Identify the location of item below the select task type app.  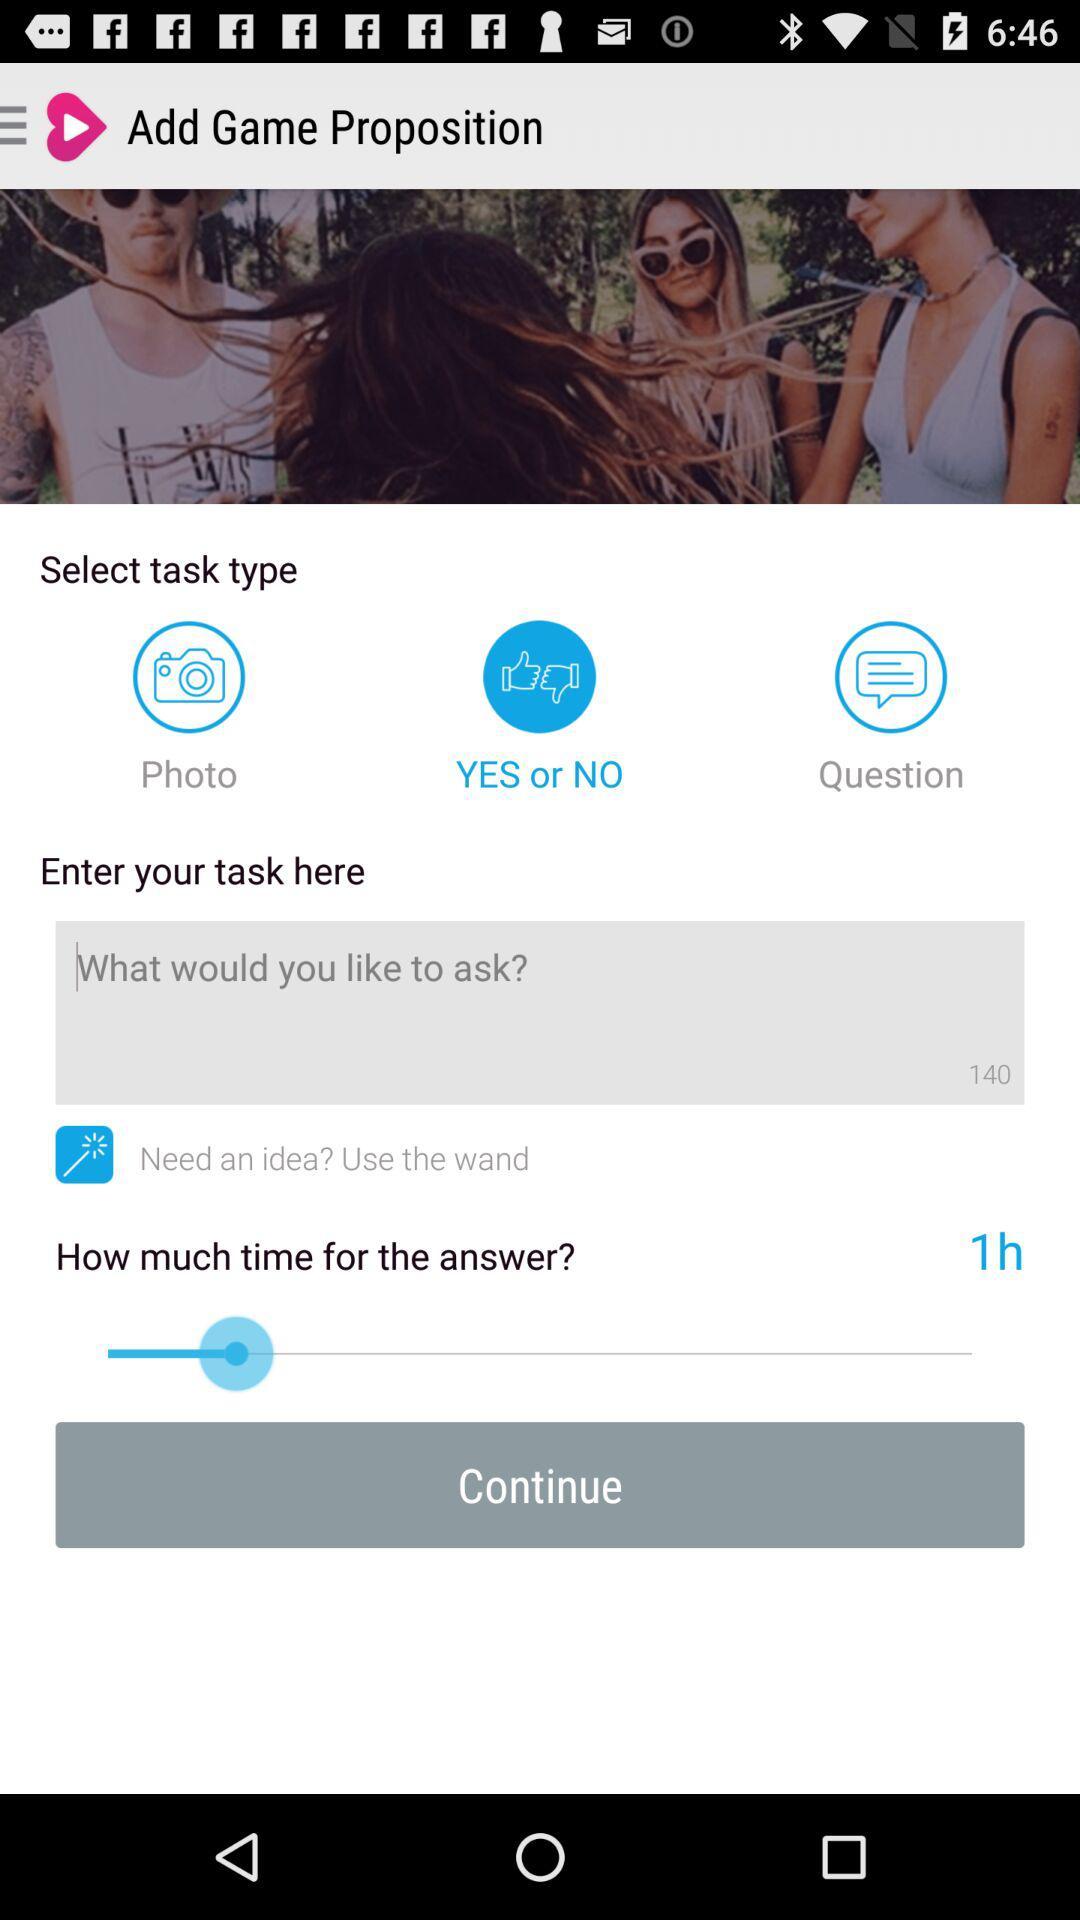
(189, 708).